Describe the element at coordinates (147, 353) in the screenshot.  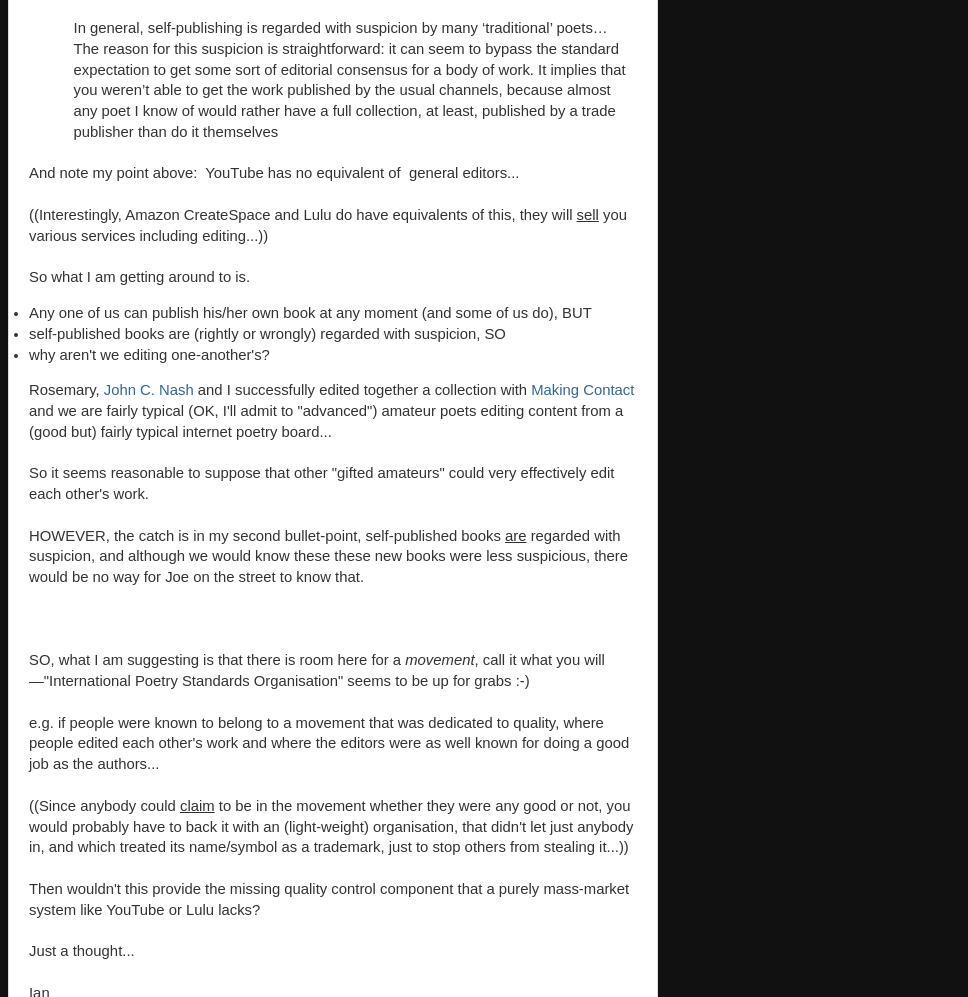
I see `'why aren't we editing one-another's?'` at that location.